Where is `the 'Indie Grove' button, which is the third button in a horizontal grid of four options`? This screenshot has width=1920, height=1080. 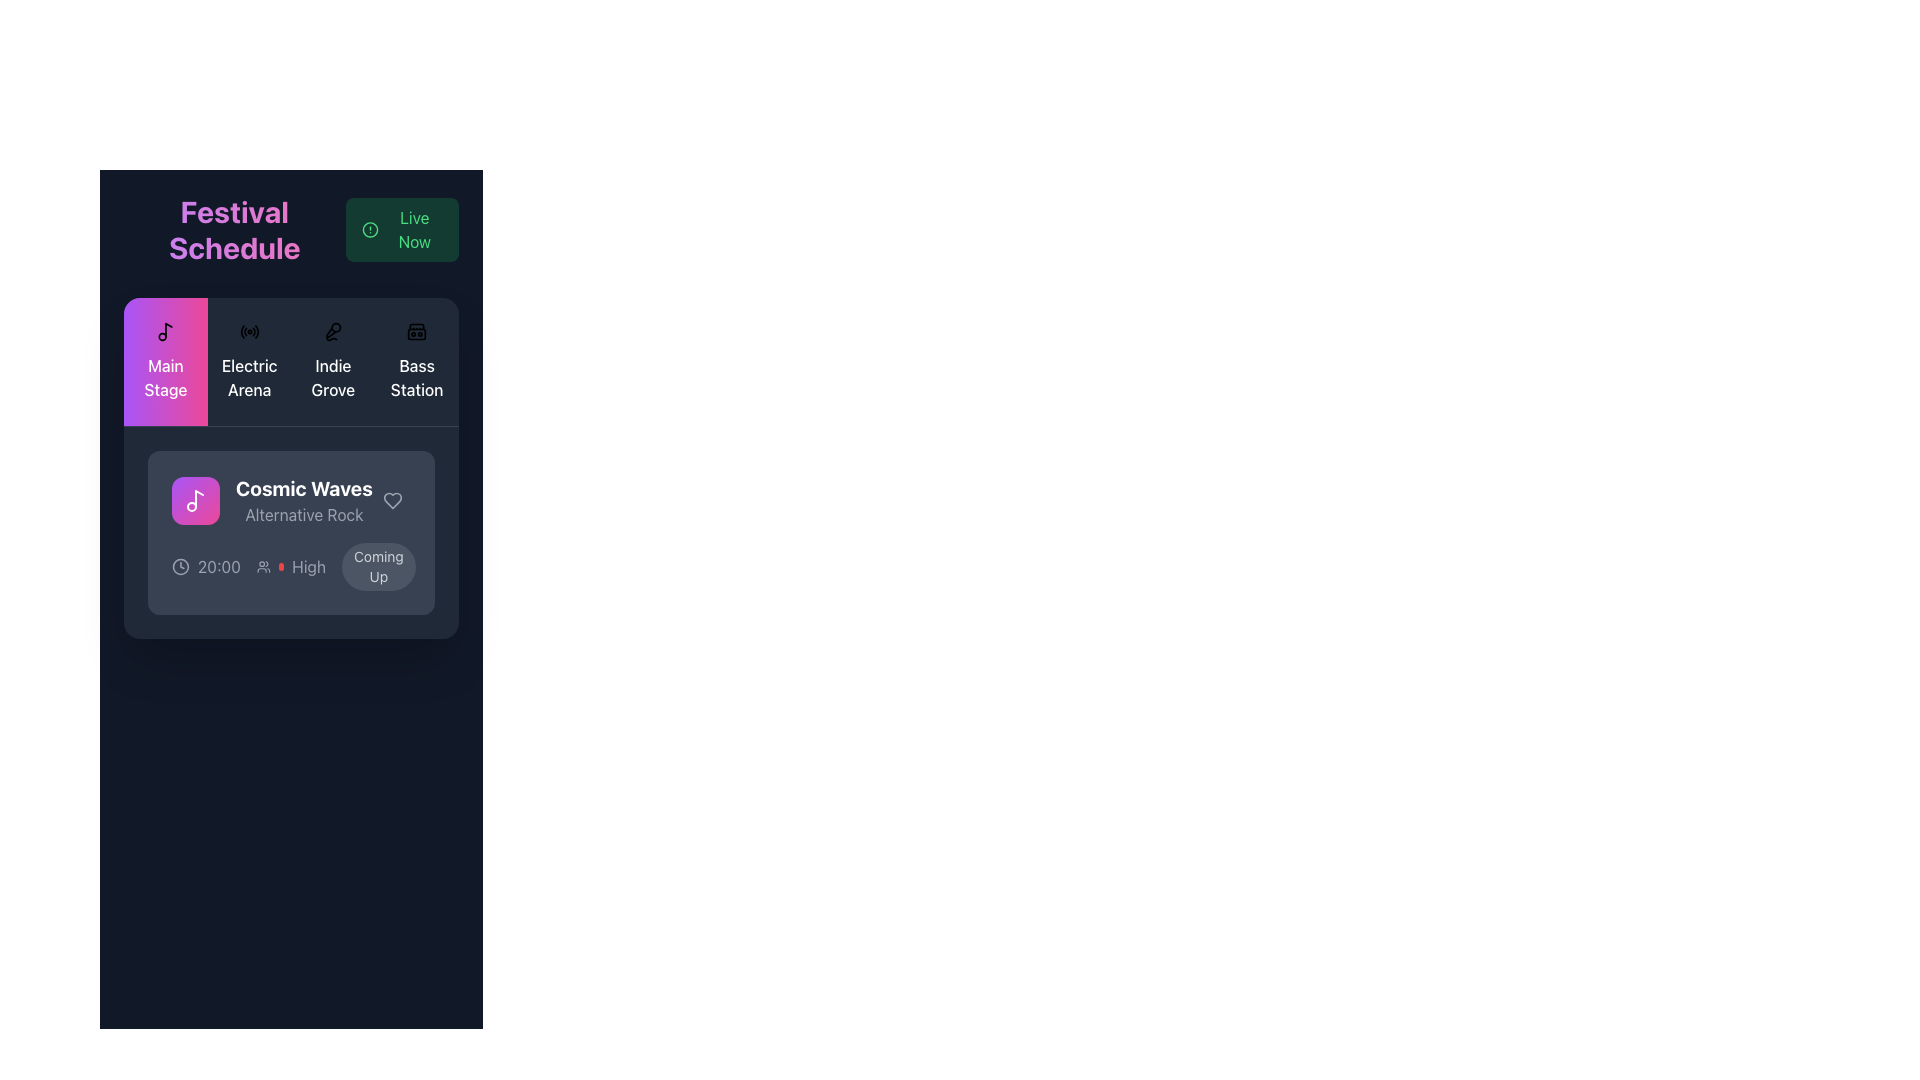 the 'Indie Grove' button, which is the third button in a horizontal grid of four options is located at coordinates (333, 362).